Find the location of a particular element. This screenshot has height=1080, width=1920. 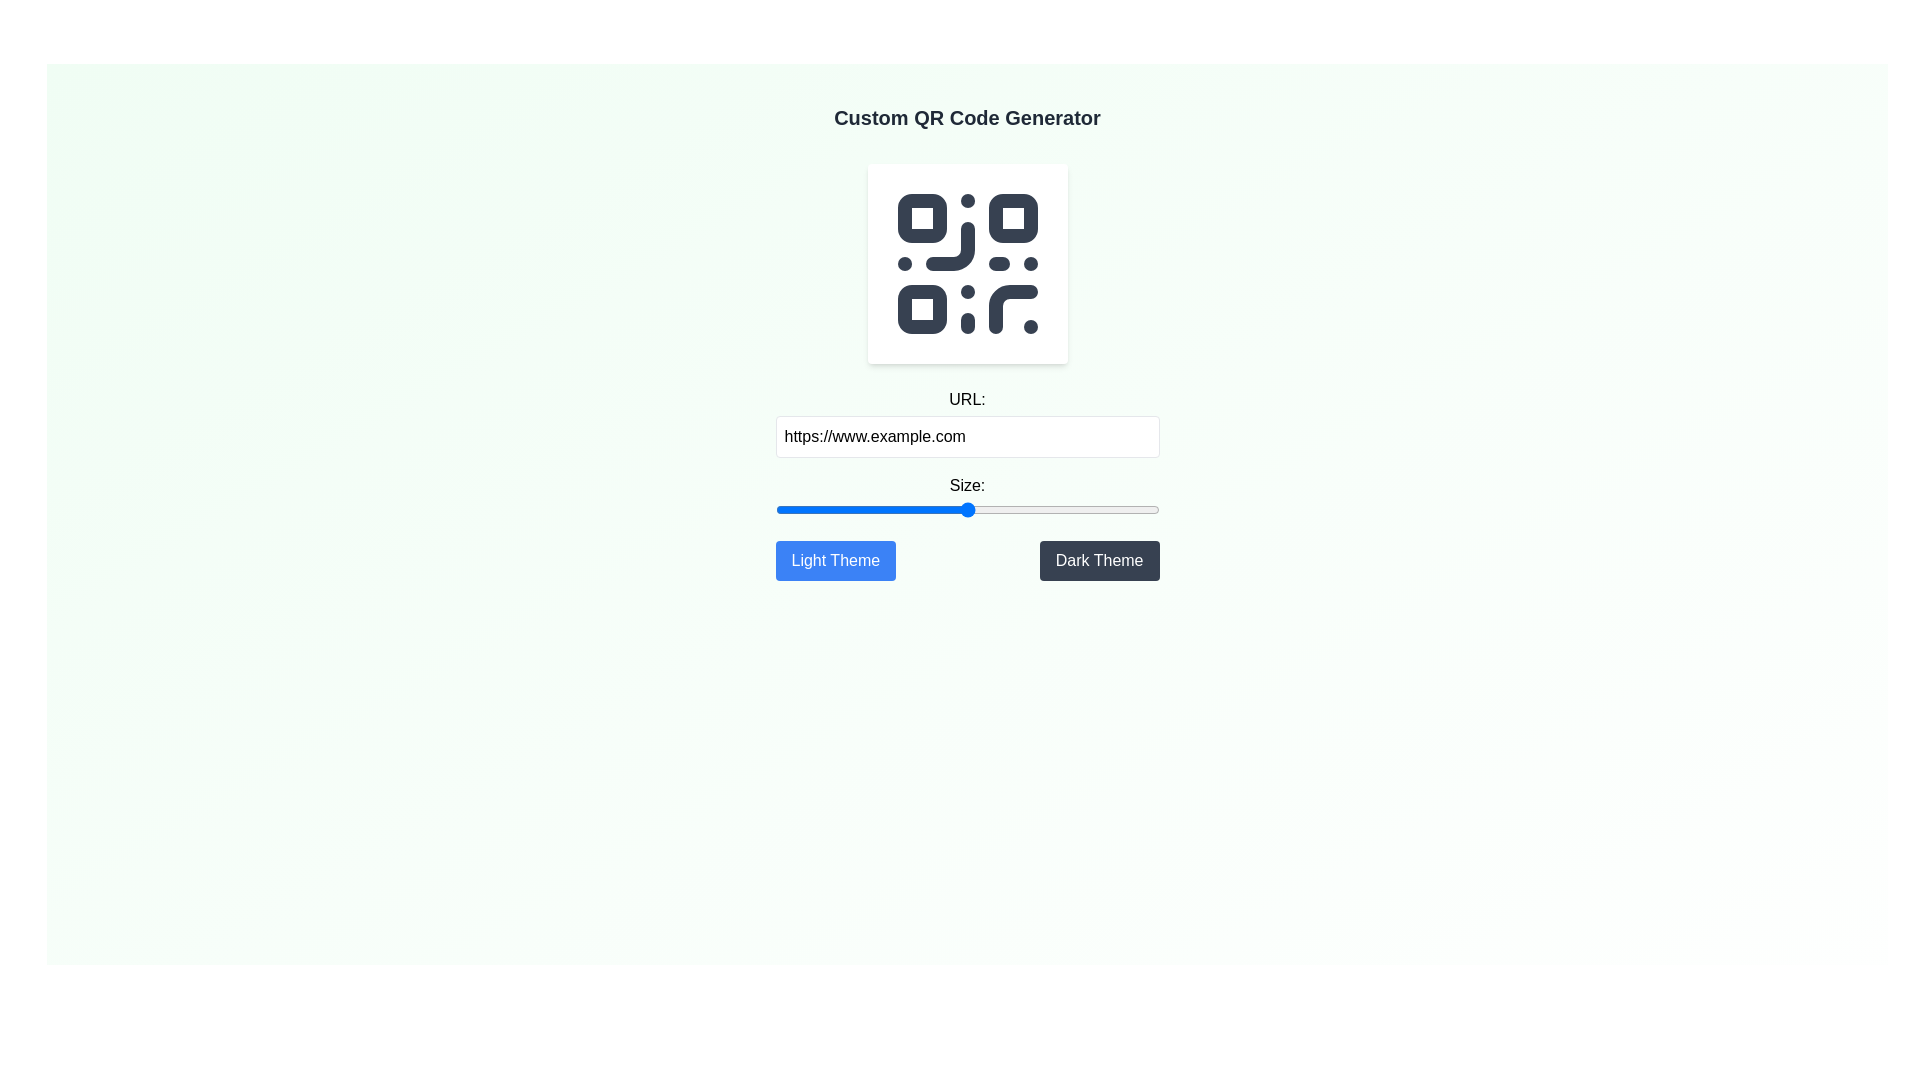

the slider value is located at coordinates (988, 508).